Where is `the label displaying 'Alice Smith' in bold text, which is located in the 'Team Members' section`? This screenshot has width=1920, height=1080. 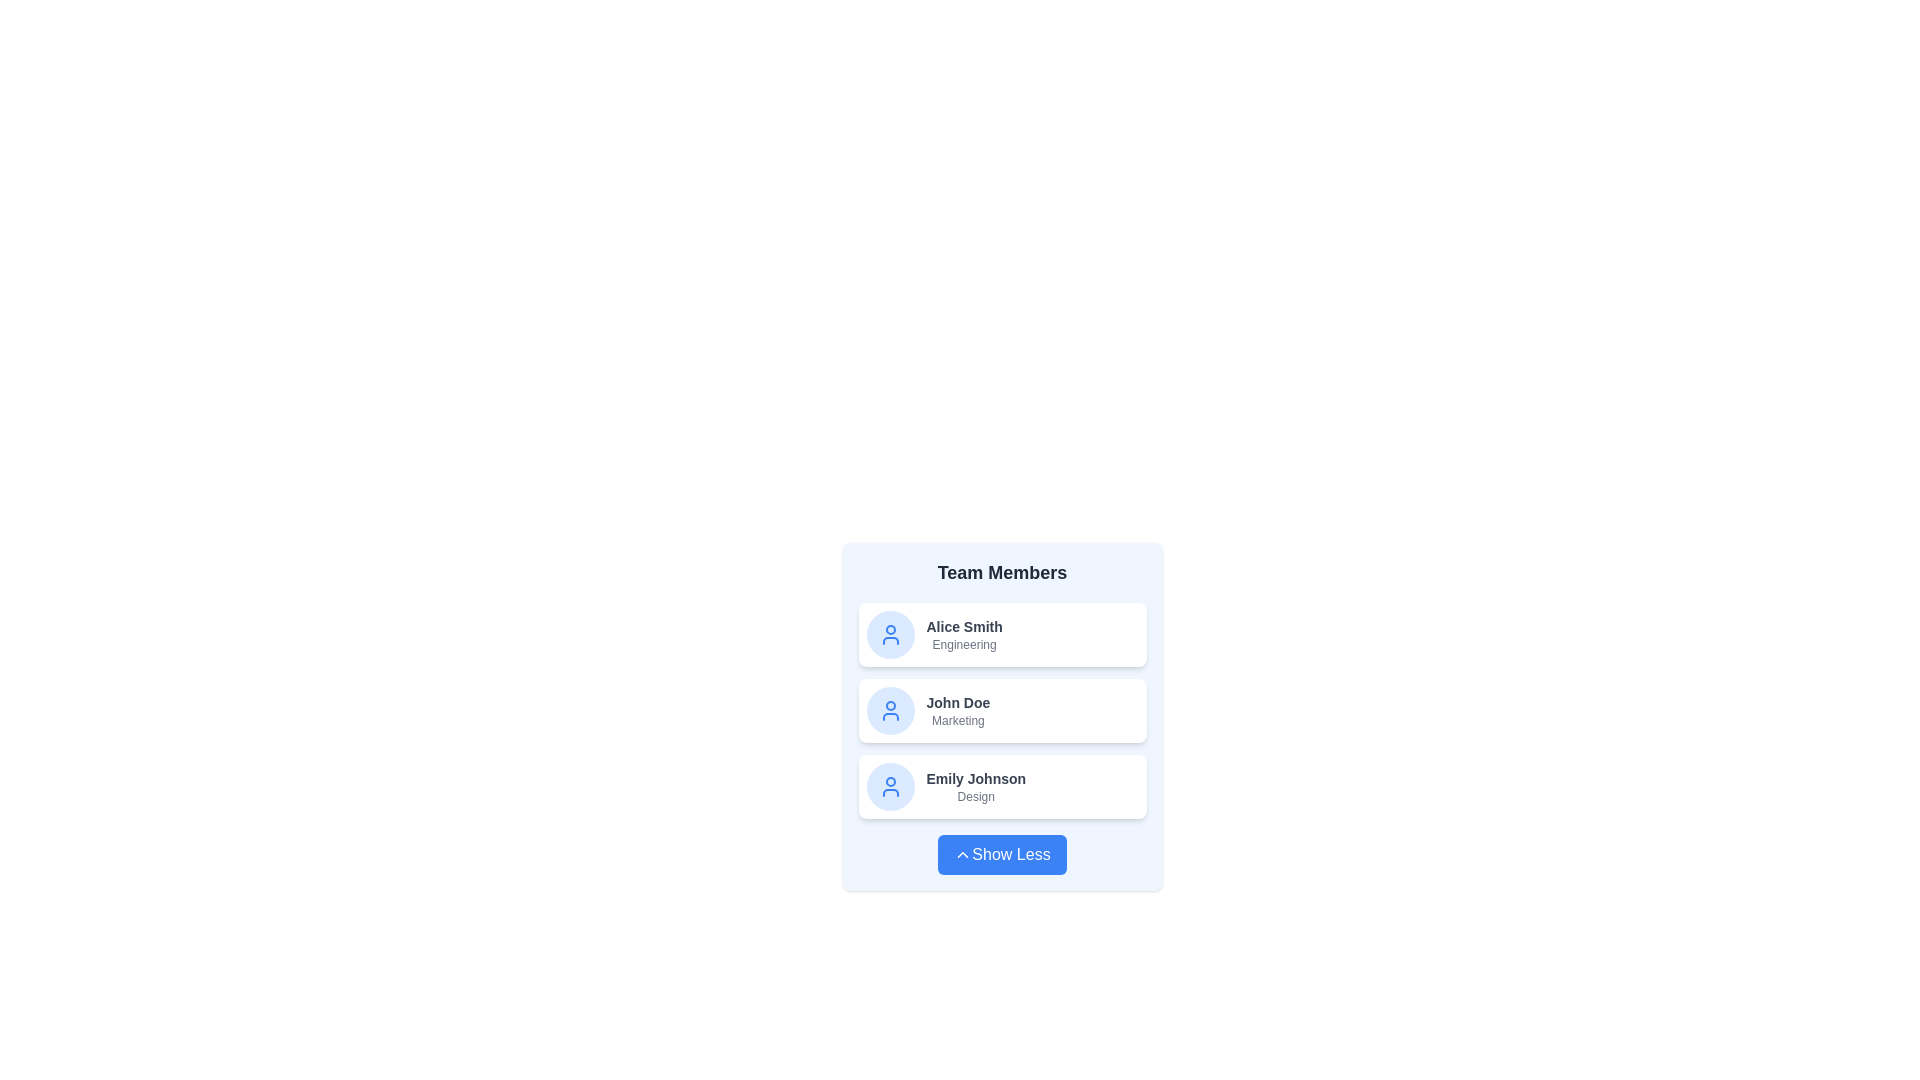
the label displaying 'Alice Smith' in bold text, which is located in the 'Team Members' section is located at coordinates (964, 635).